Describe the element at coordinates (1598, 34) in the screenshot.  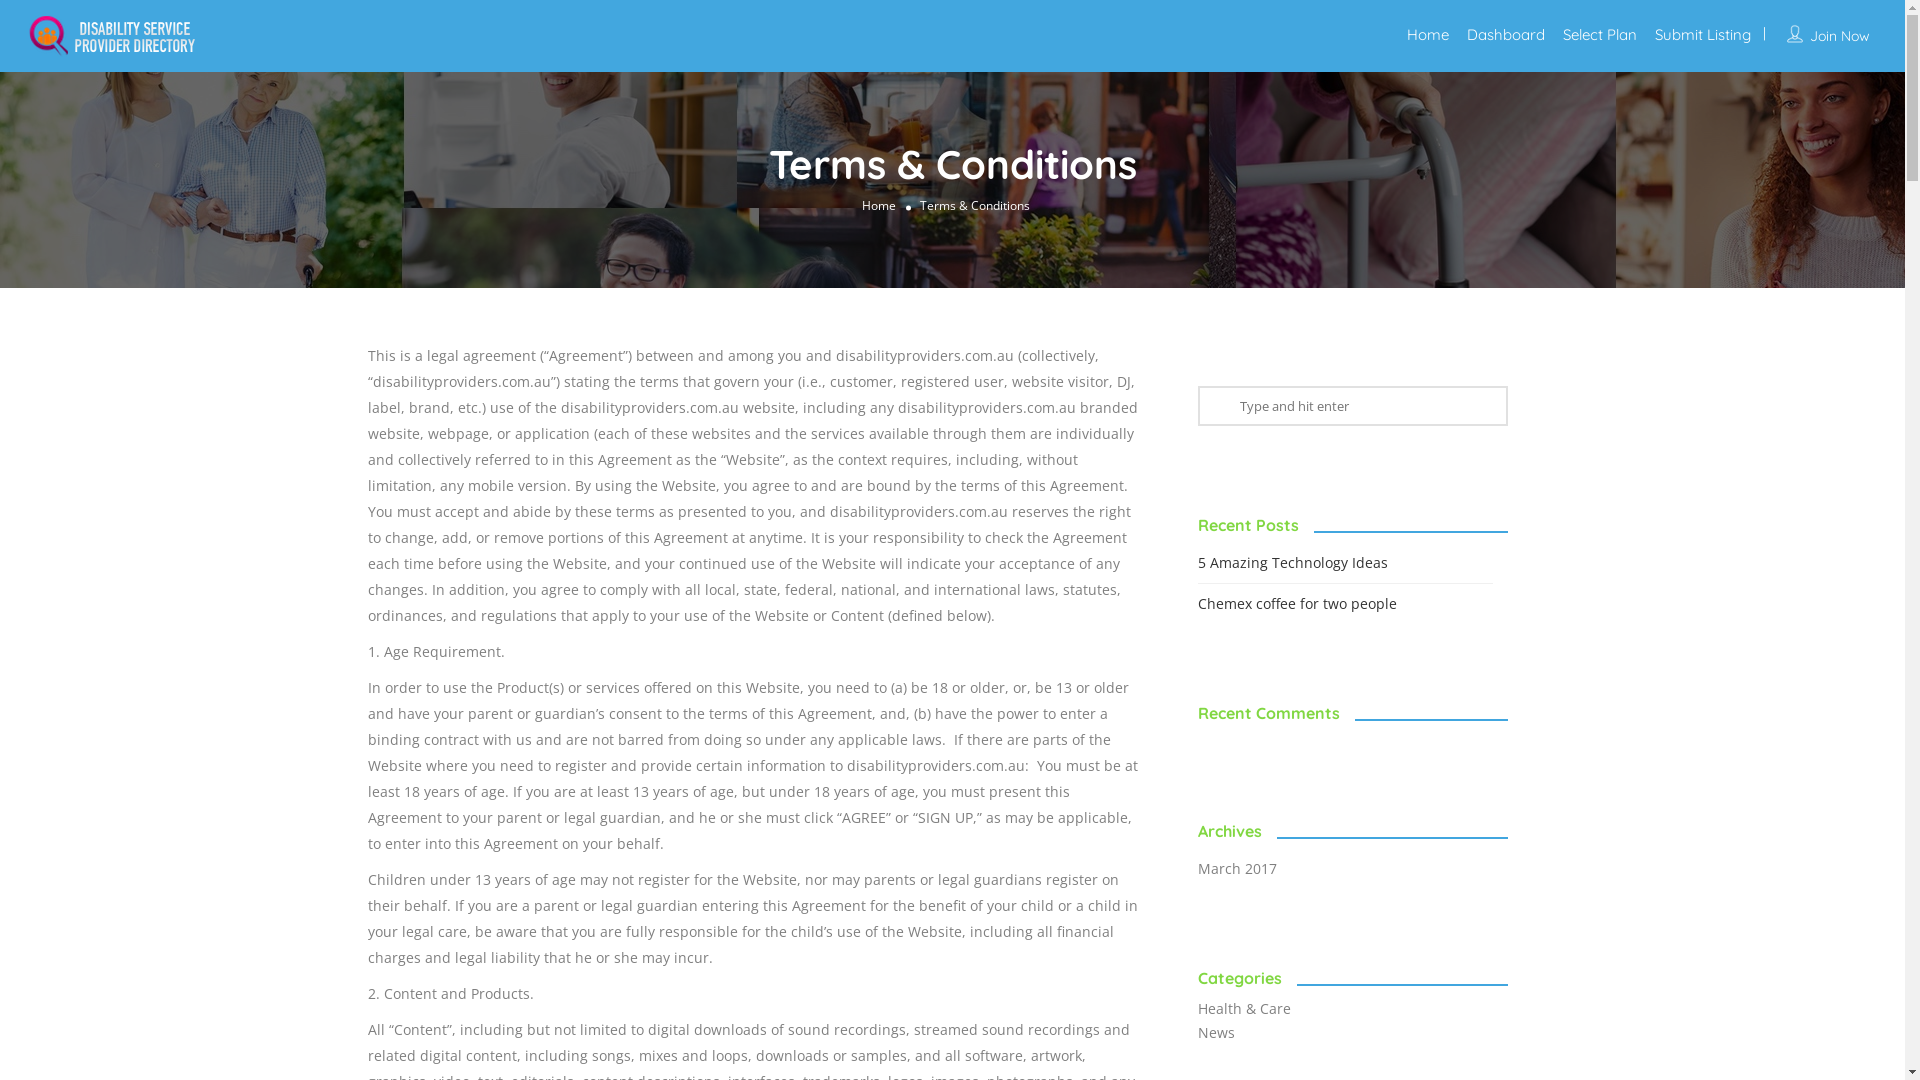
I see `'Select Plan'` at that location.